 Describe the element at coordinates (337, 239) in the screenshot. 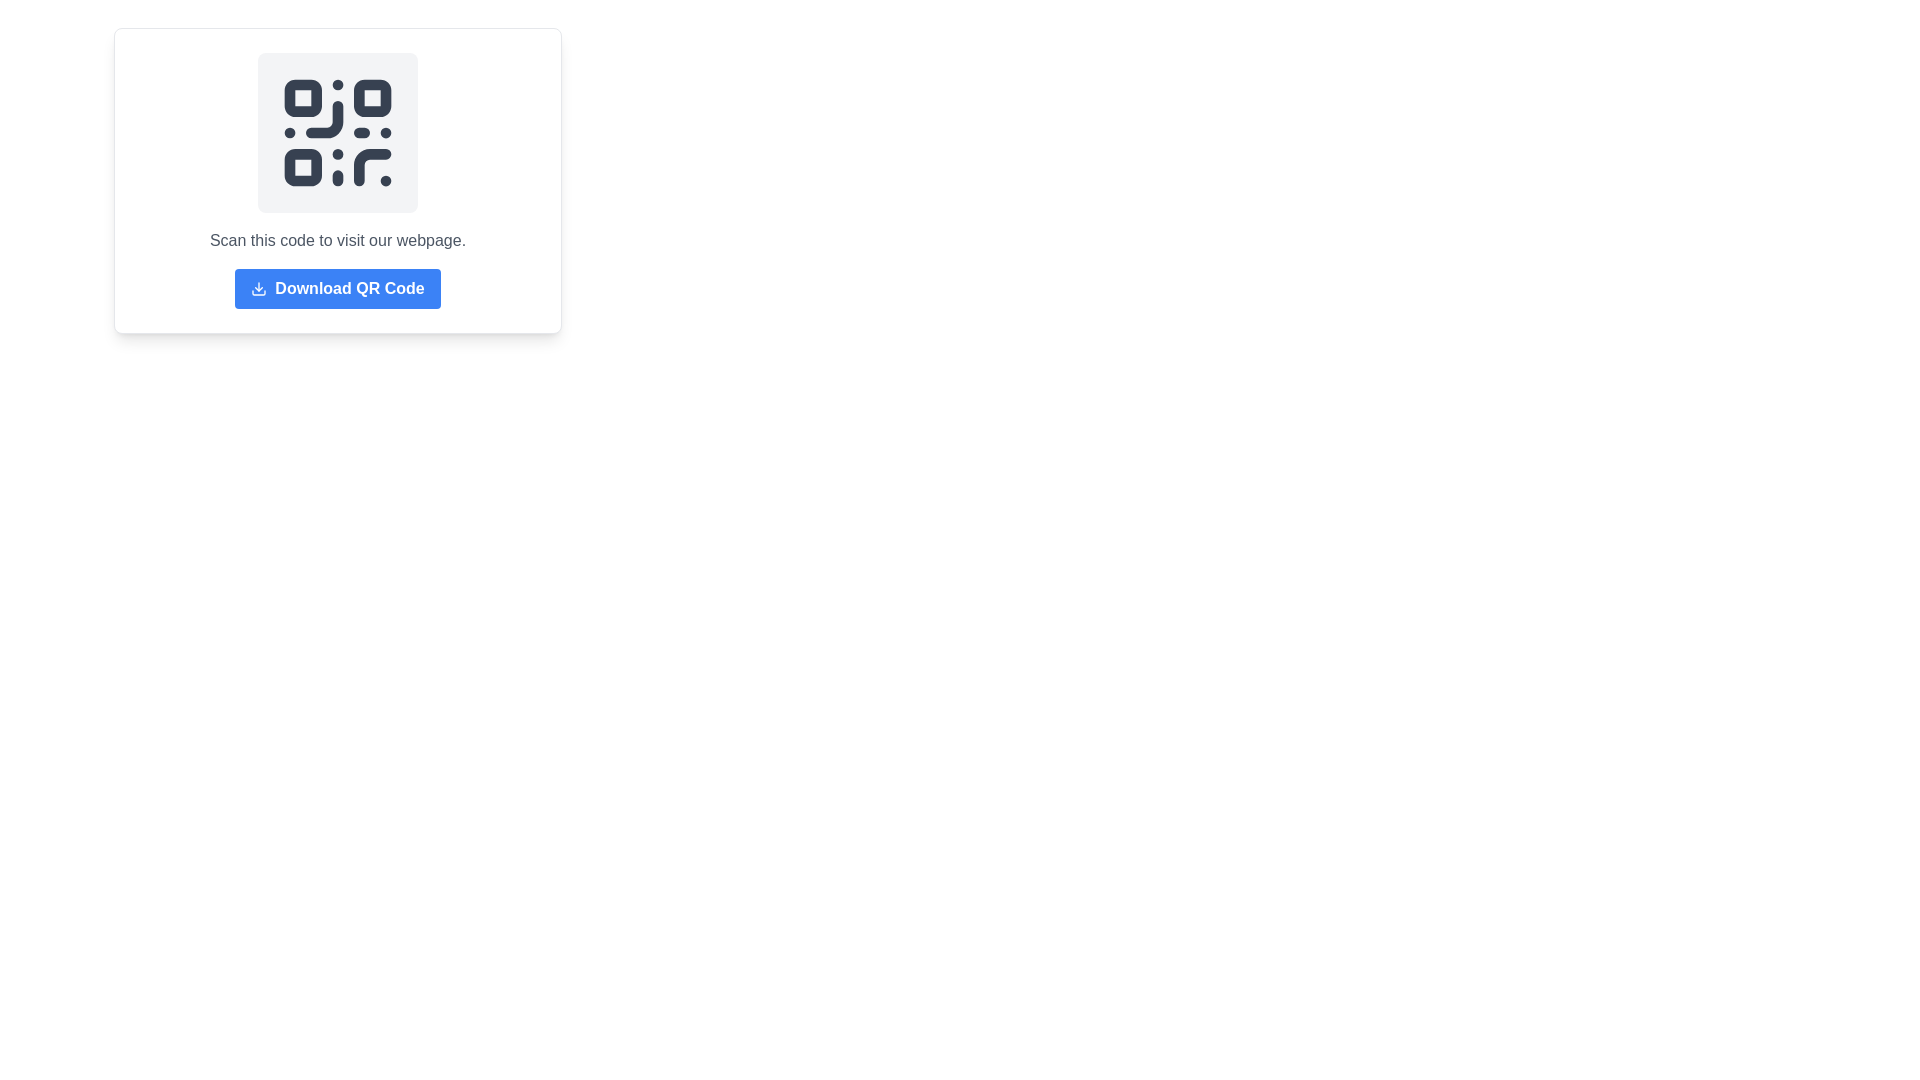

I see `the text label that reads 'Scan this code to visit our webpage.' which is styled with a muted gray color and centered alignment, located below the QR code graphic and above the 'Download QR Code' button` at that location.